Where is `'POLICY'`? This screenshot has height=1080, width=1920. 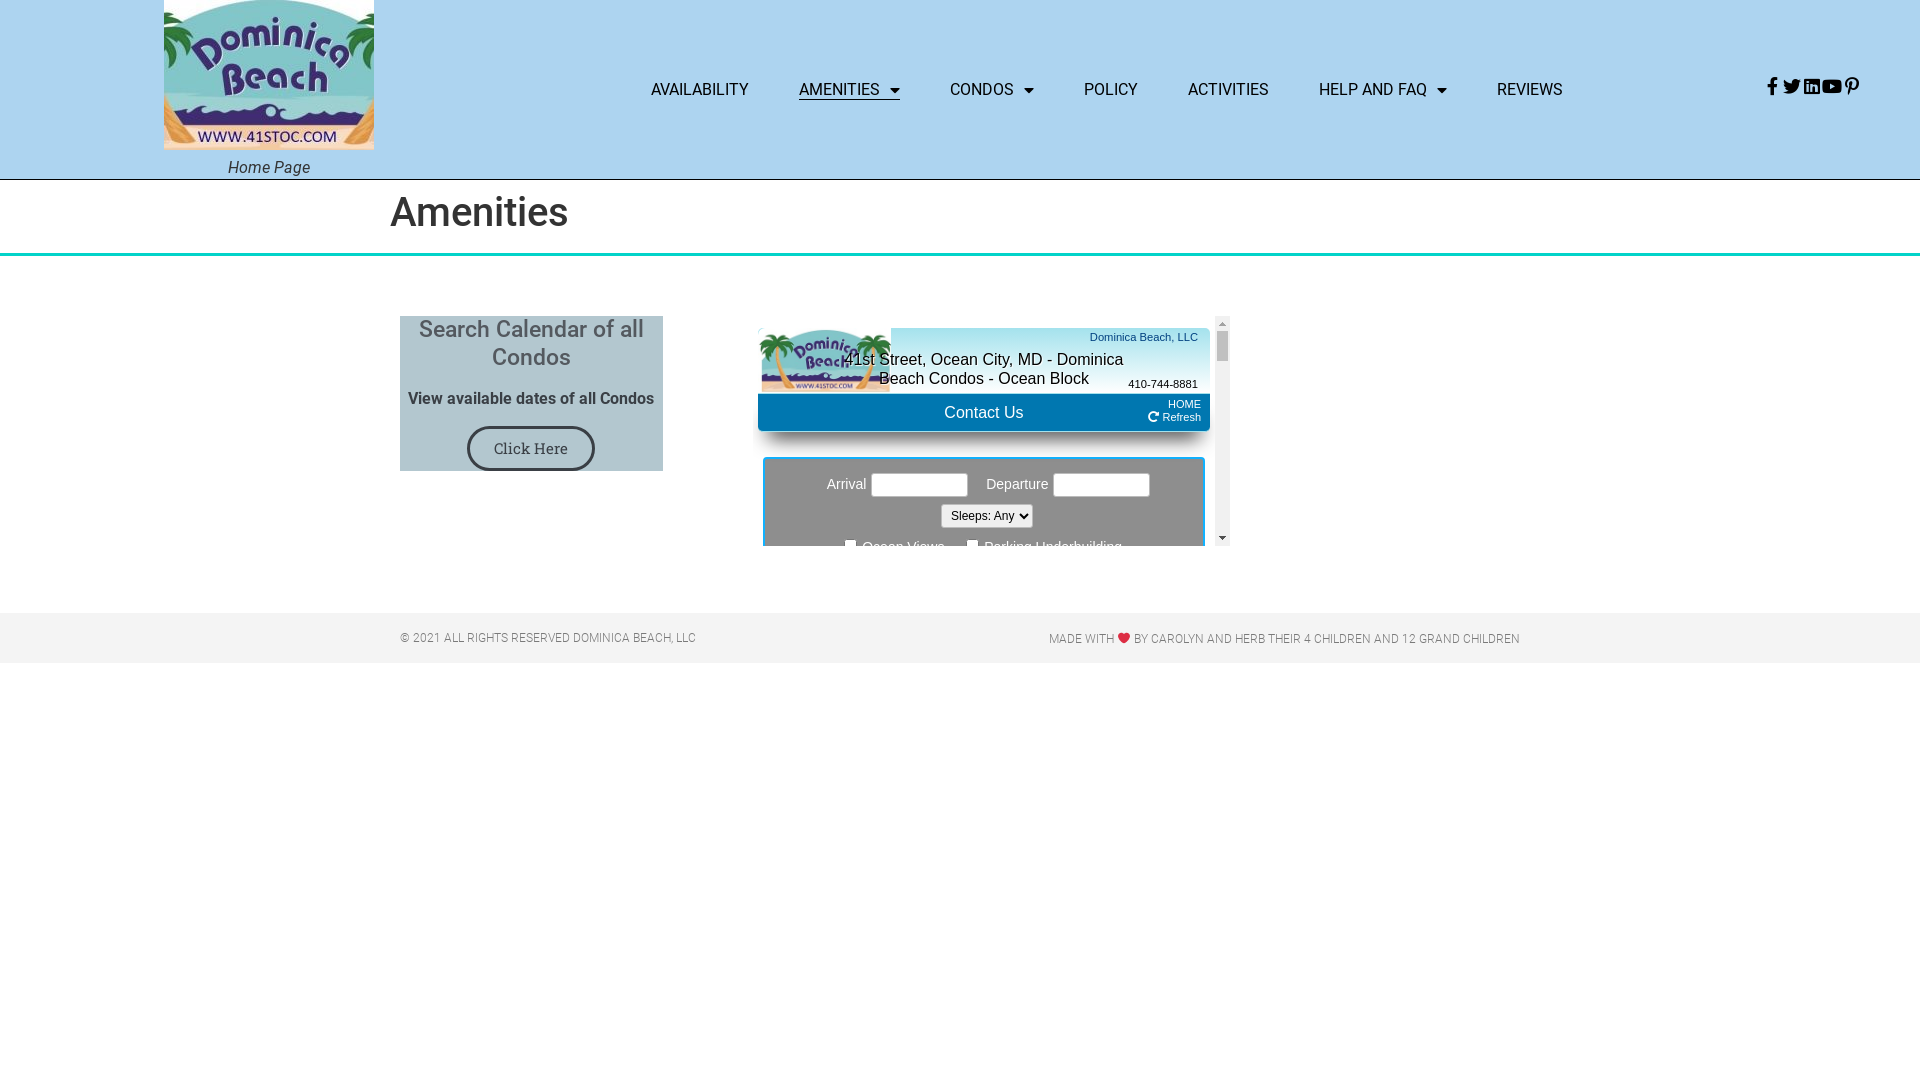
'POLICY' is located at coordinates (1109, 88).